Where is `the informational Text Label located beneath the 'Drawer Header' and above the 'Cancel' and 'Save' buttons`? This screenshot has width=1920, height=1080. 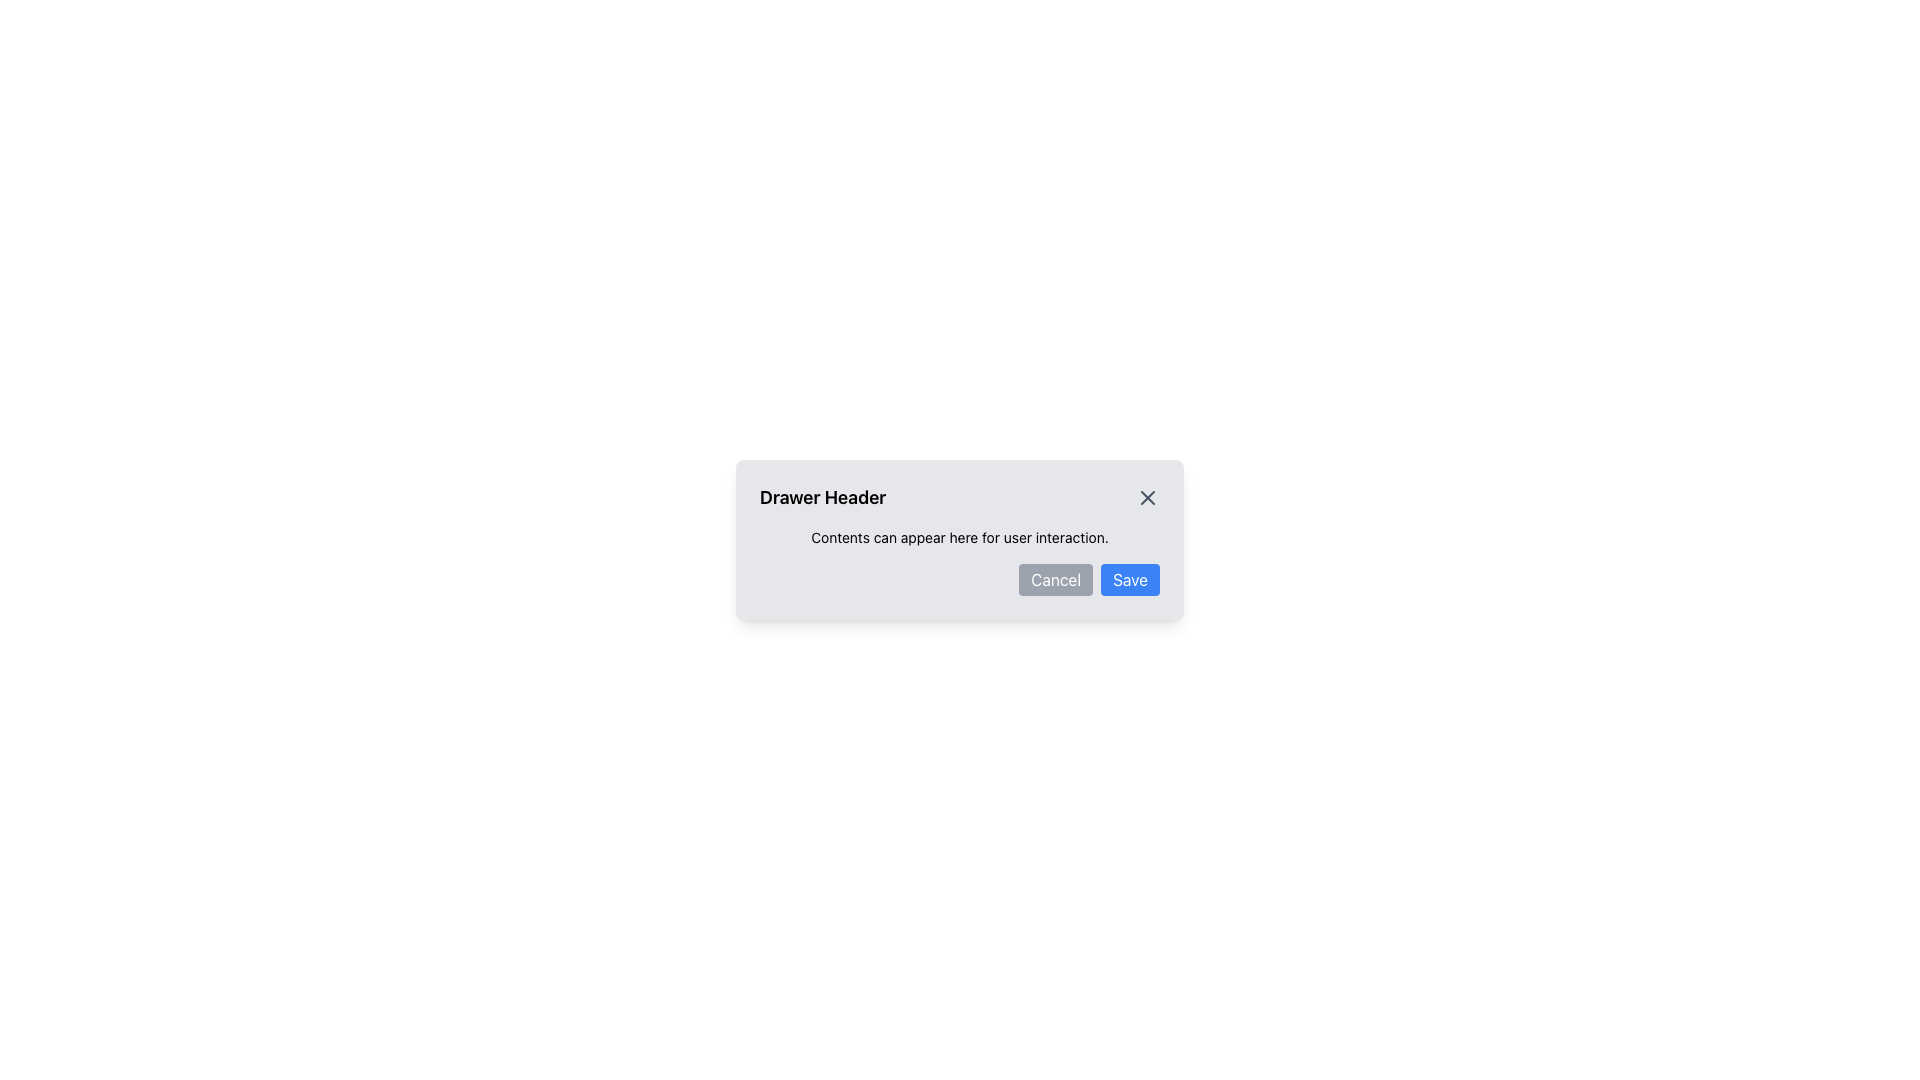
the informational Text Label located beneath the 'Drawer Header' and above the 'Cancel' and 'Save' buttons is located at coordinates (960, 536).